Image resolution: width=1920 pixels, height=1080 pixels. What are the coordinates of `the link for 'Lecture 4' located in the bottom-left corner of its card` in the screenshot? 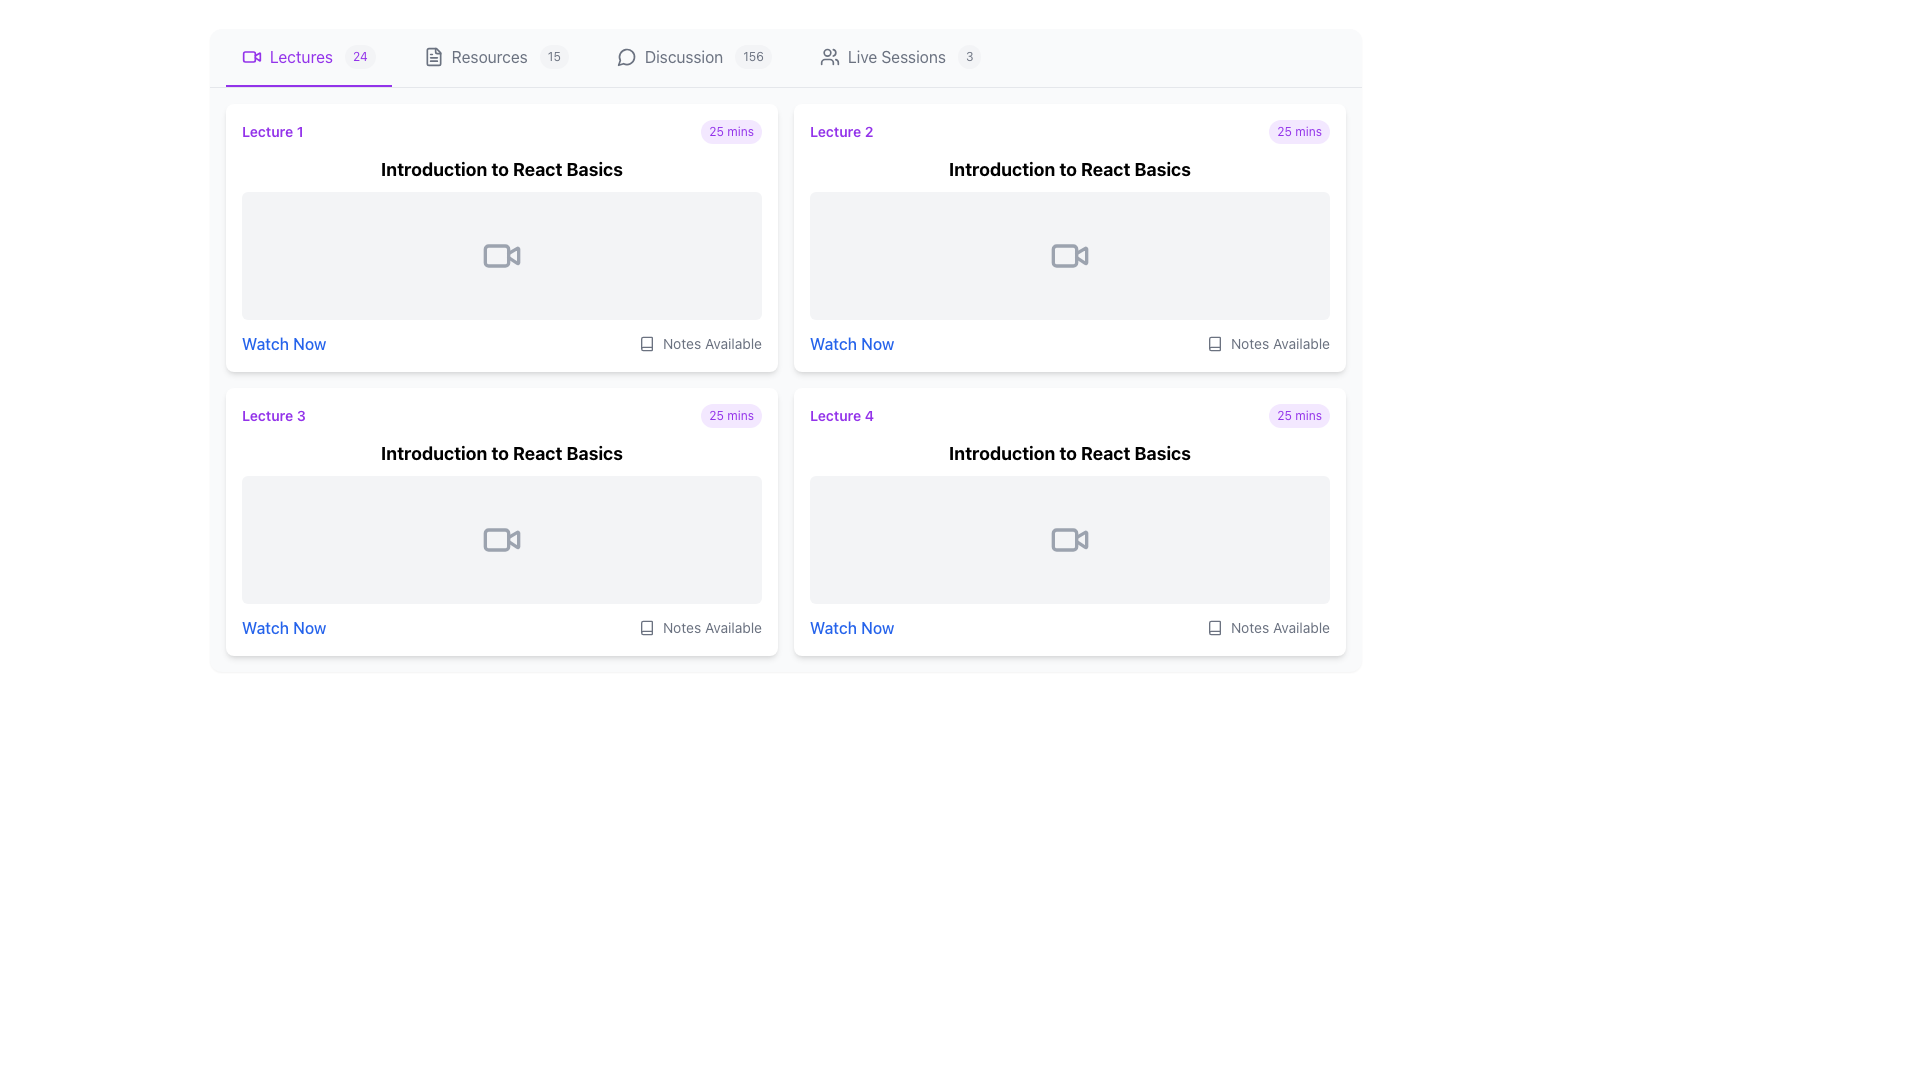 It's located at (852, 627).